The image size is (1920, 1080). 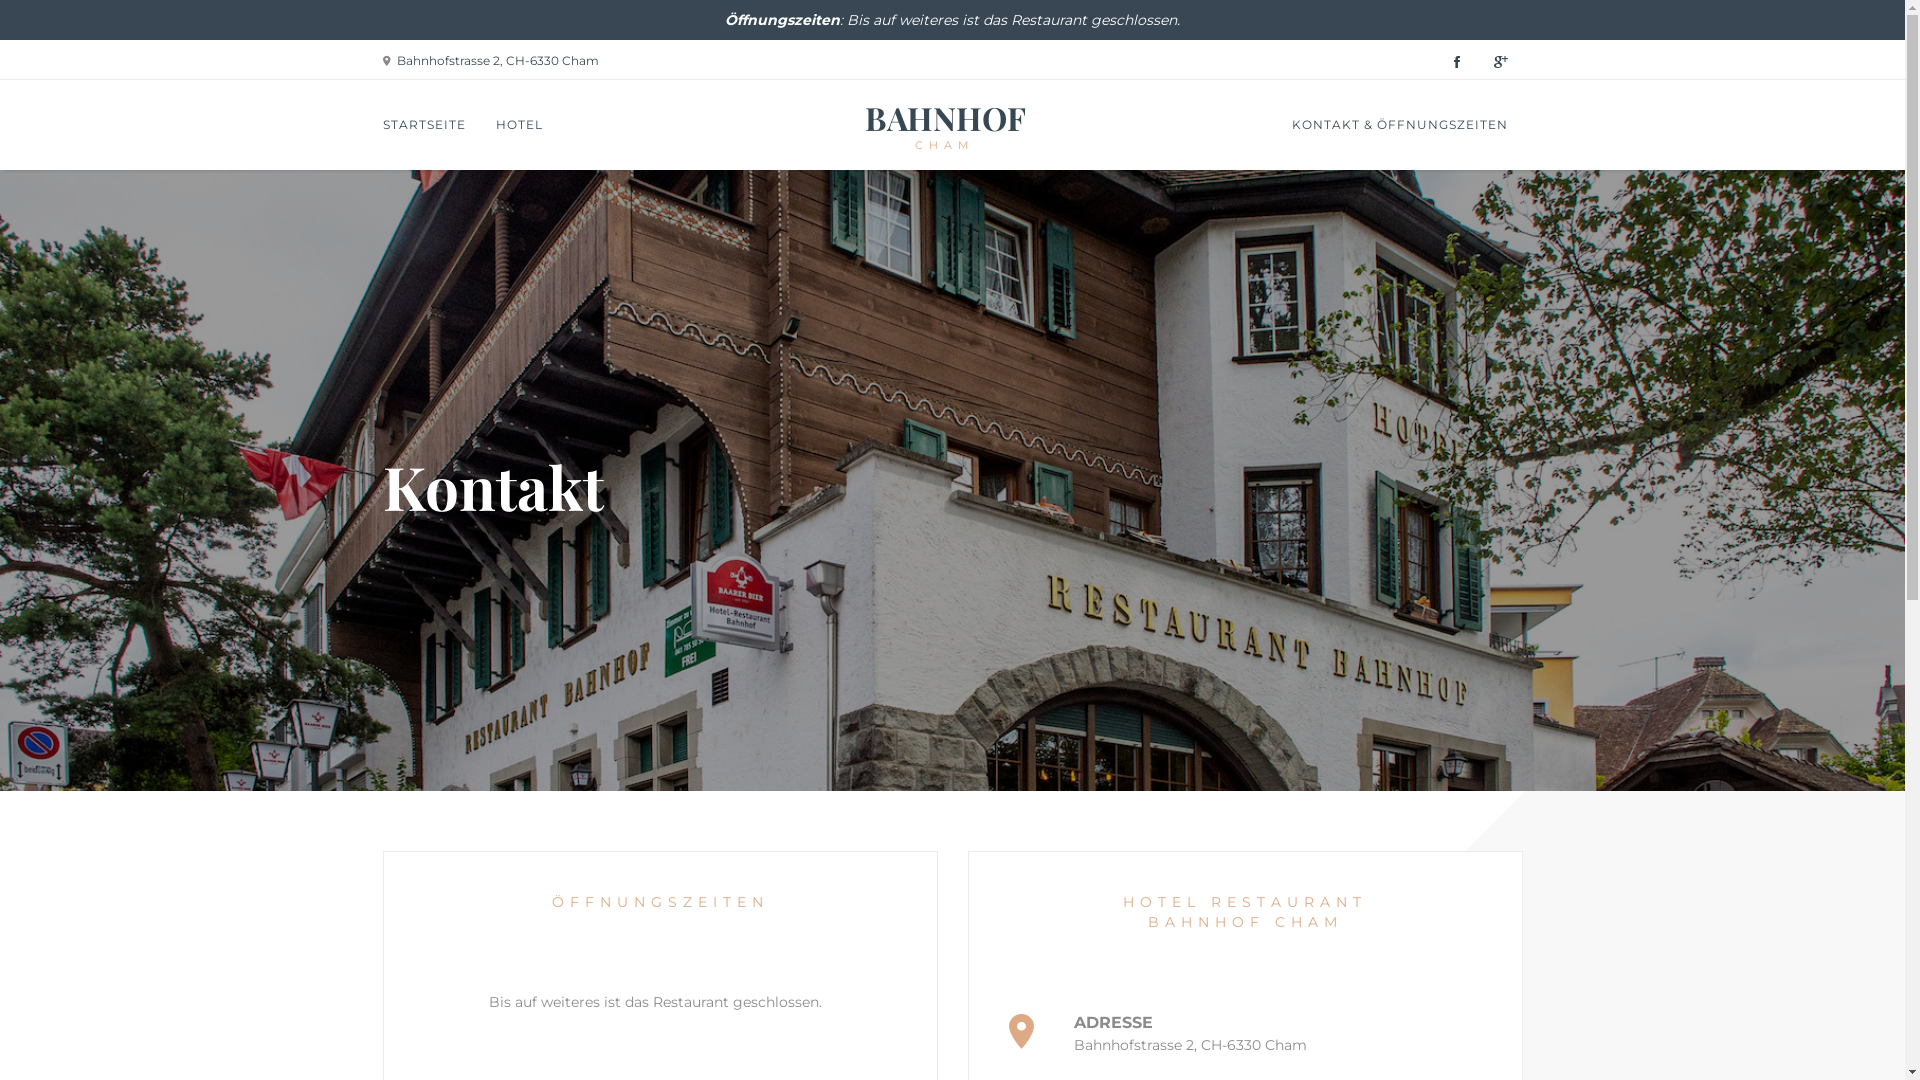 I want to click on 'Bahnhofstrasse 2, CH-6330 Cham', so click(x=497, y=59).